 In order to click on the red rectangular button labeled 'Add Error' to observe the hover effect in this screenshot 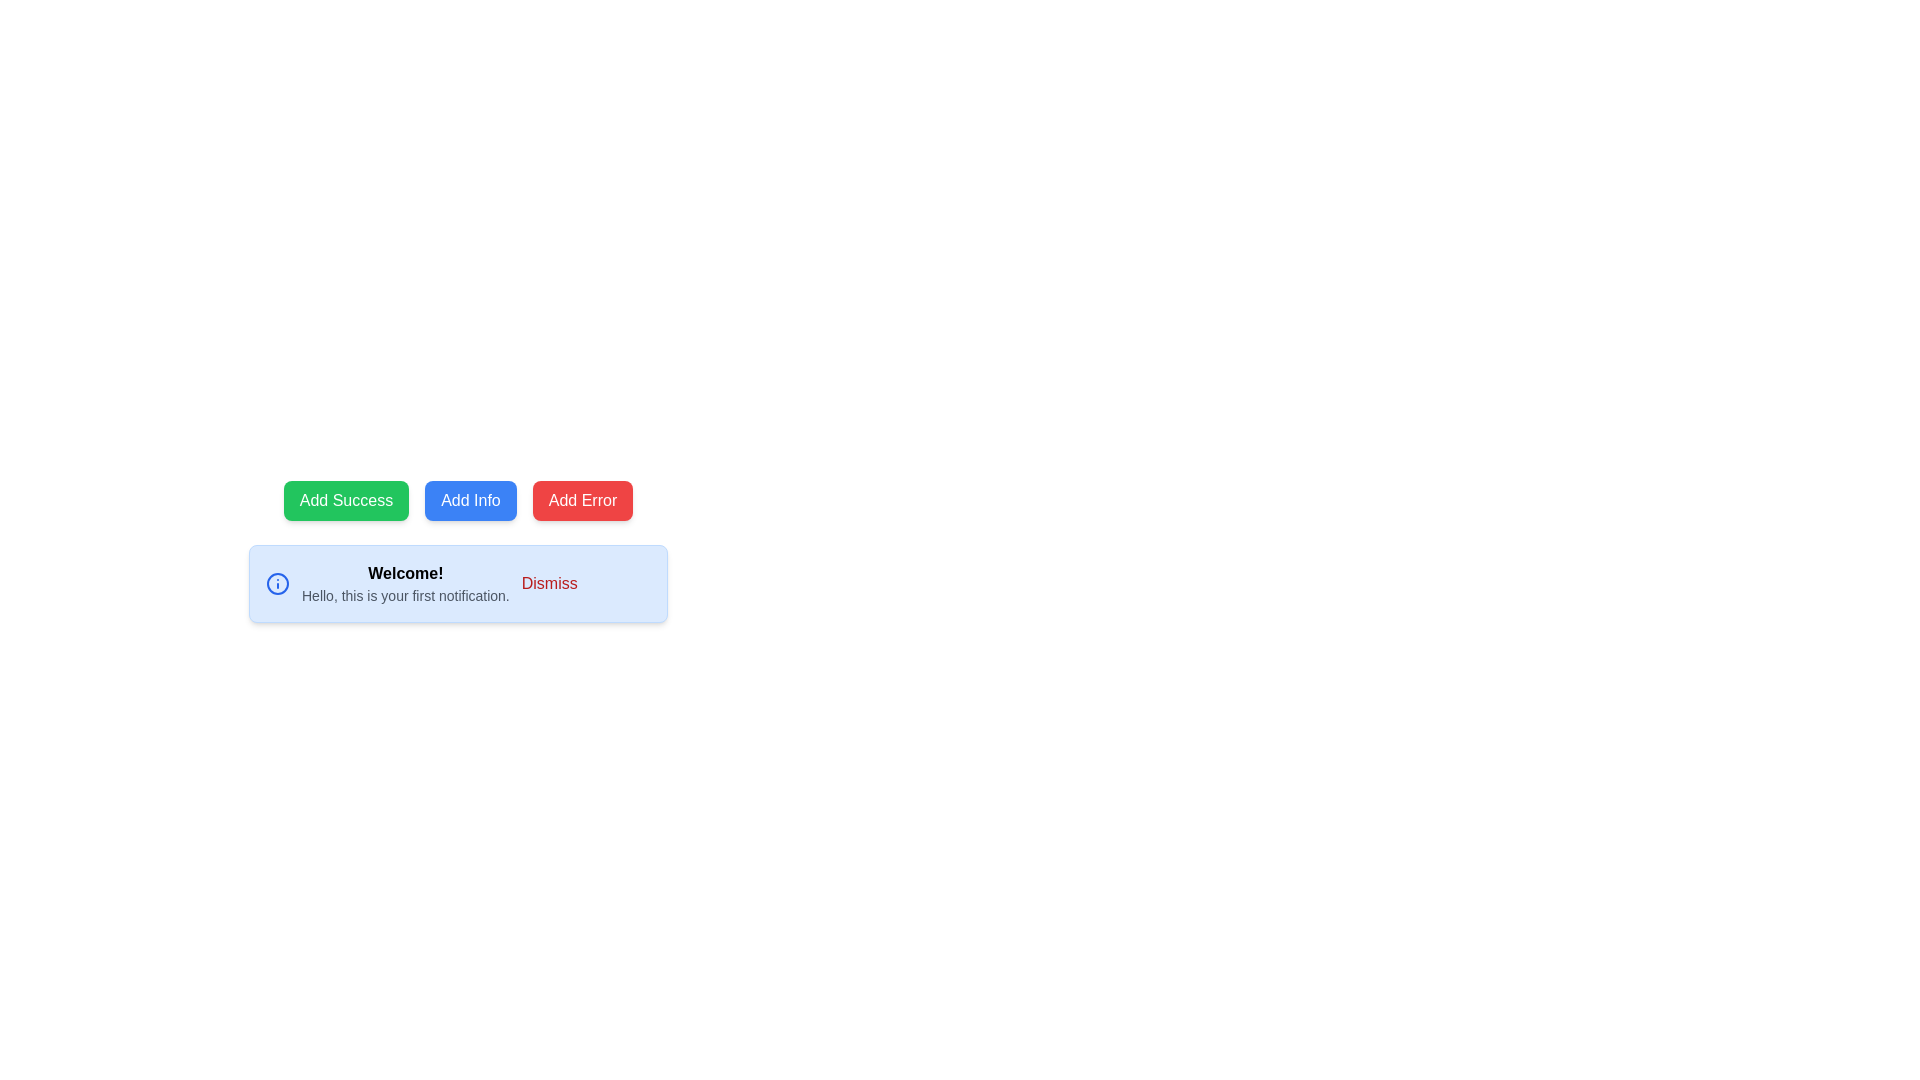, I will do `click(581, 500)`.